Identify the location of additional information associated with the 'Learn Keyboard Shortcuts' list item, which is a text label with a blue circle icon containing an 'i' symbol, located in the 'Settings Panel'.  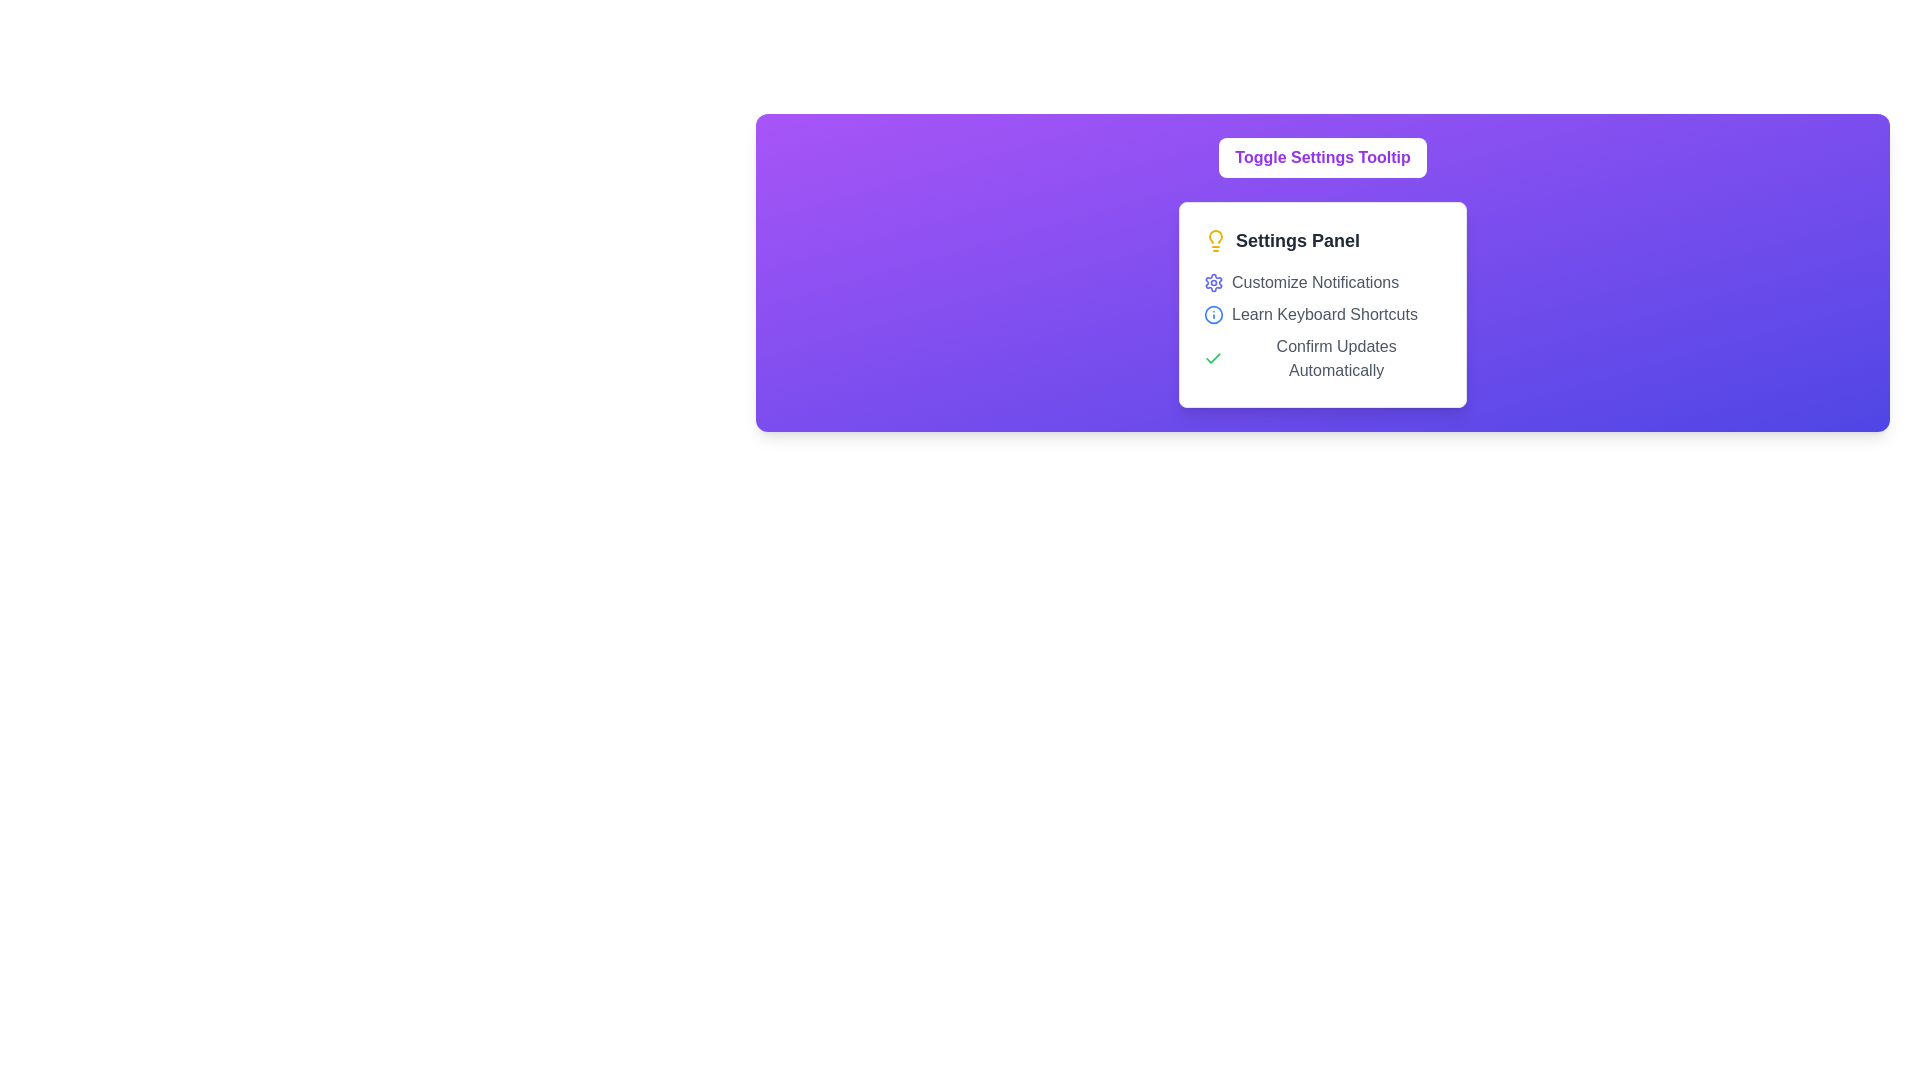
(1323, 315).